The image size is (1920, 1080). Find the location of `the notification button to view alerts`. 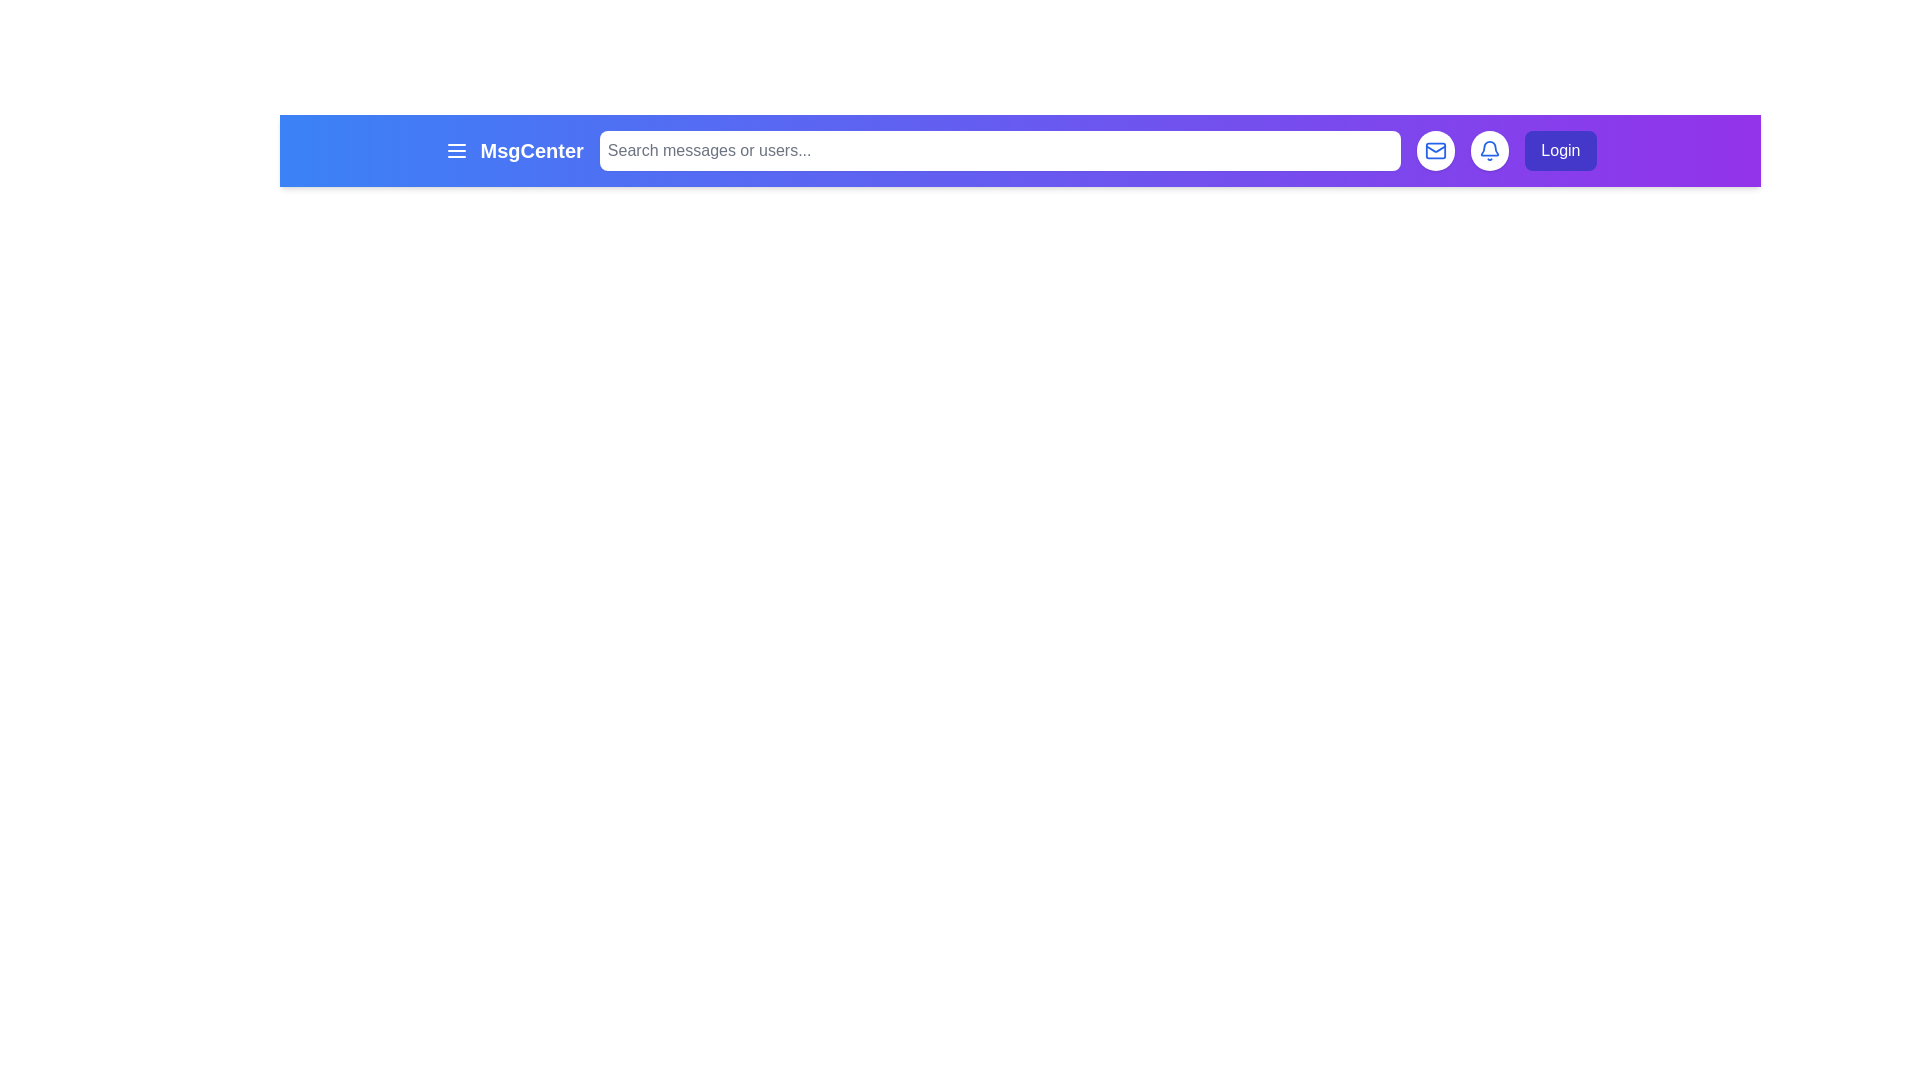

the notification button to view alerts is located at coordinates (1490, 149).